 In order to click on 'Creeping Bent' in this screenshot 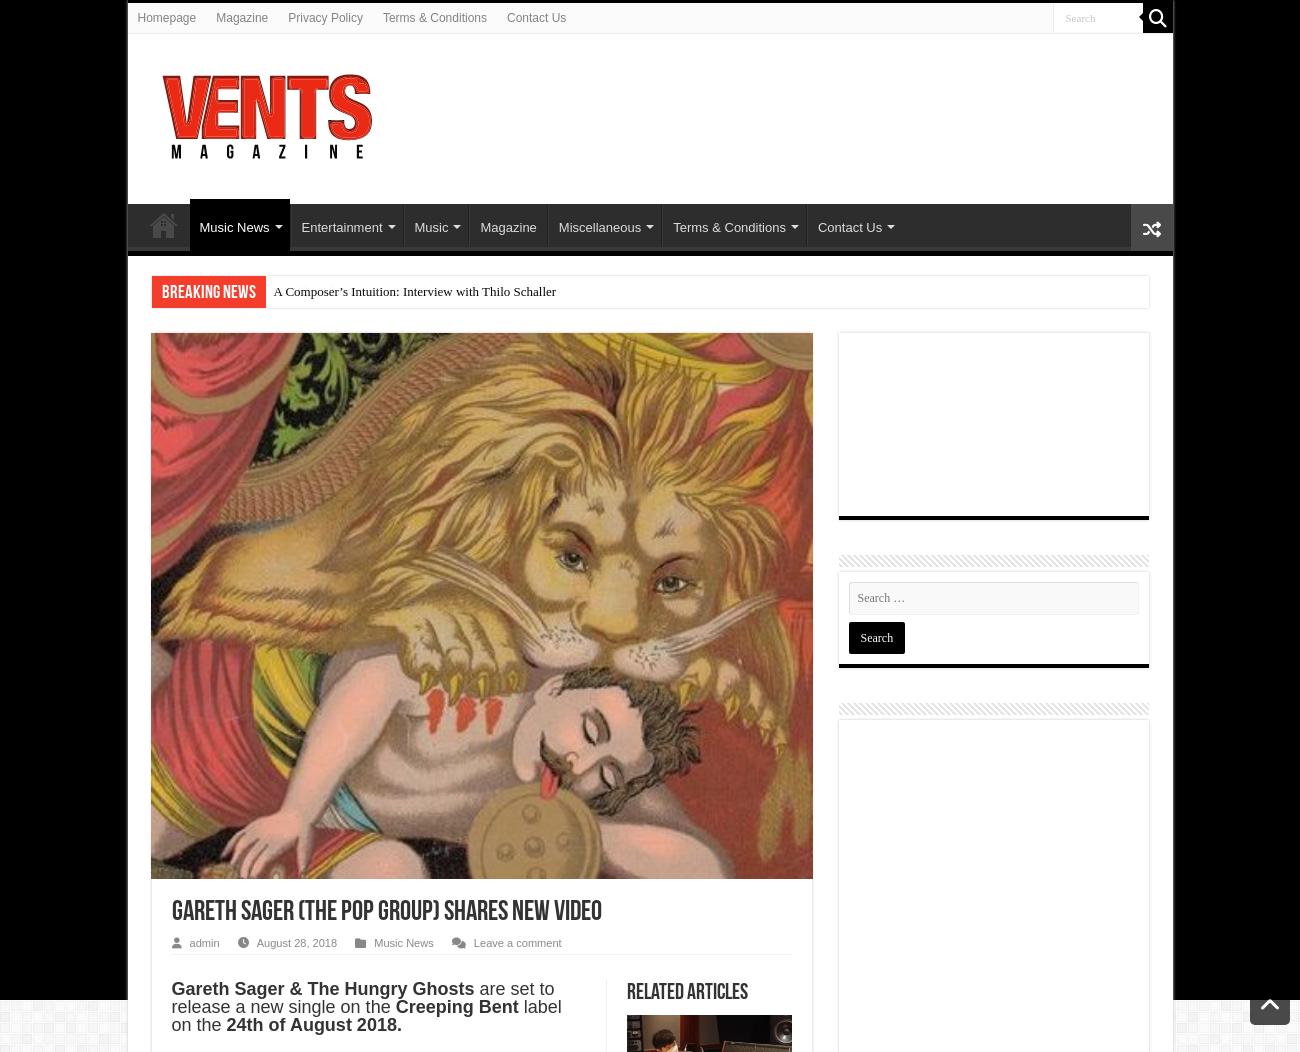, I will do `click(455, 1006)`.